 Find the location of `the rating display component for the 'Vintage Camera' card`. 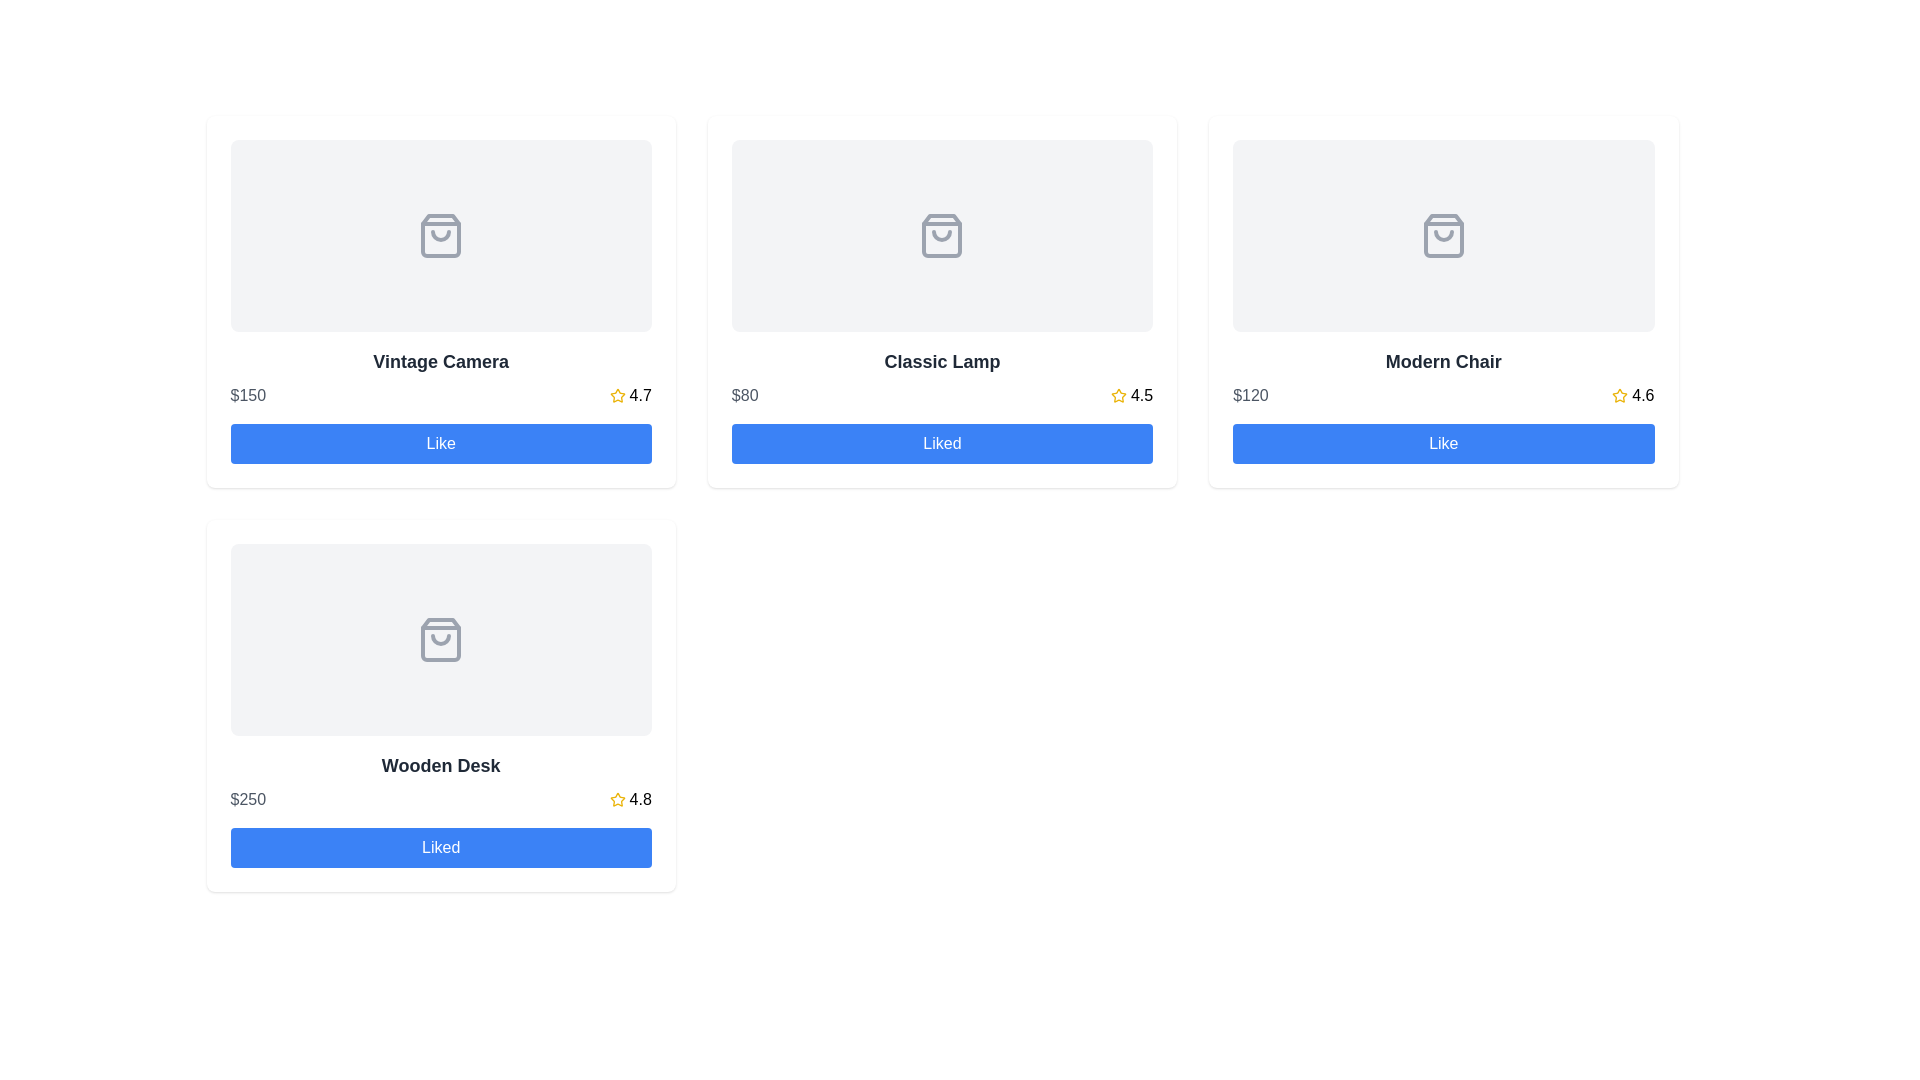

the rating display component for the 'Vintage Camera' card is located at coordinates (629, 396).